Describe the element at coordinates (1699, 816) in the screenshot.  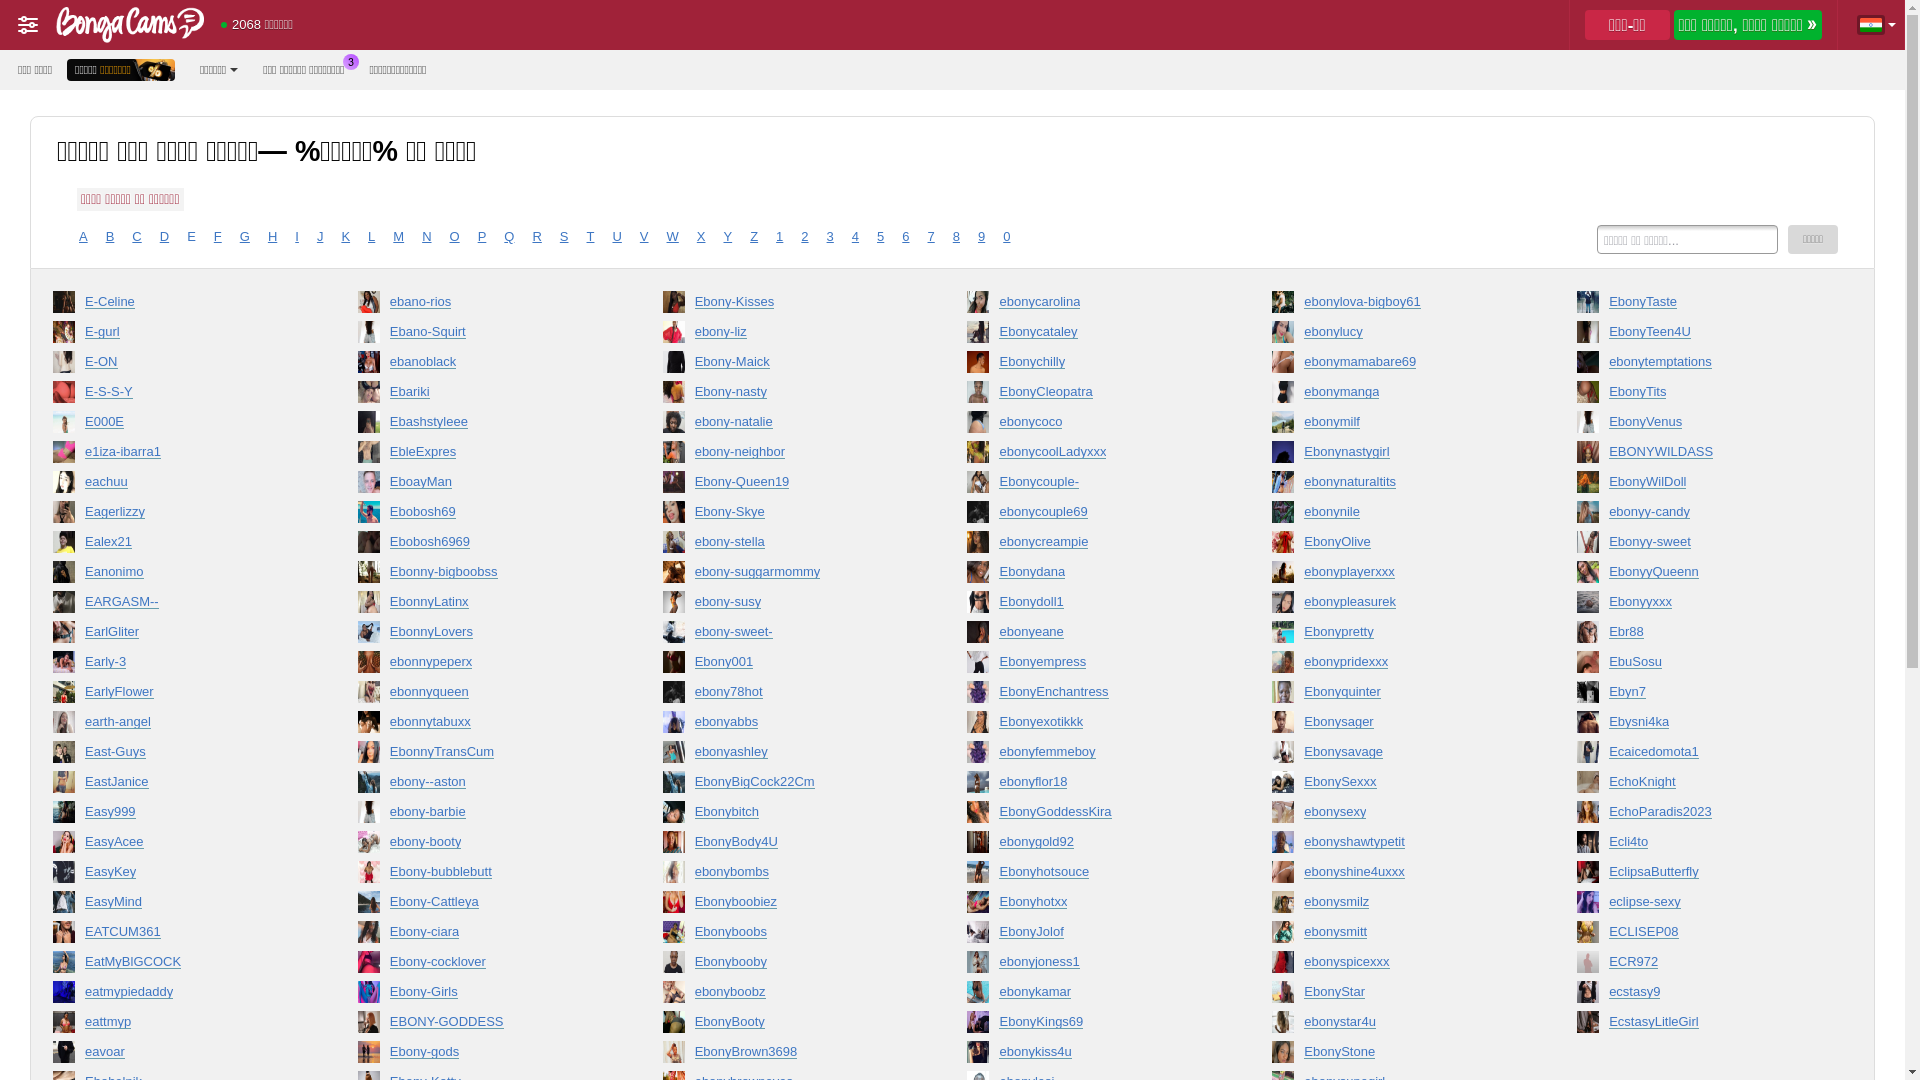
I see `'EchoParadis2023'` at that location.